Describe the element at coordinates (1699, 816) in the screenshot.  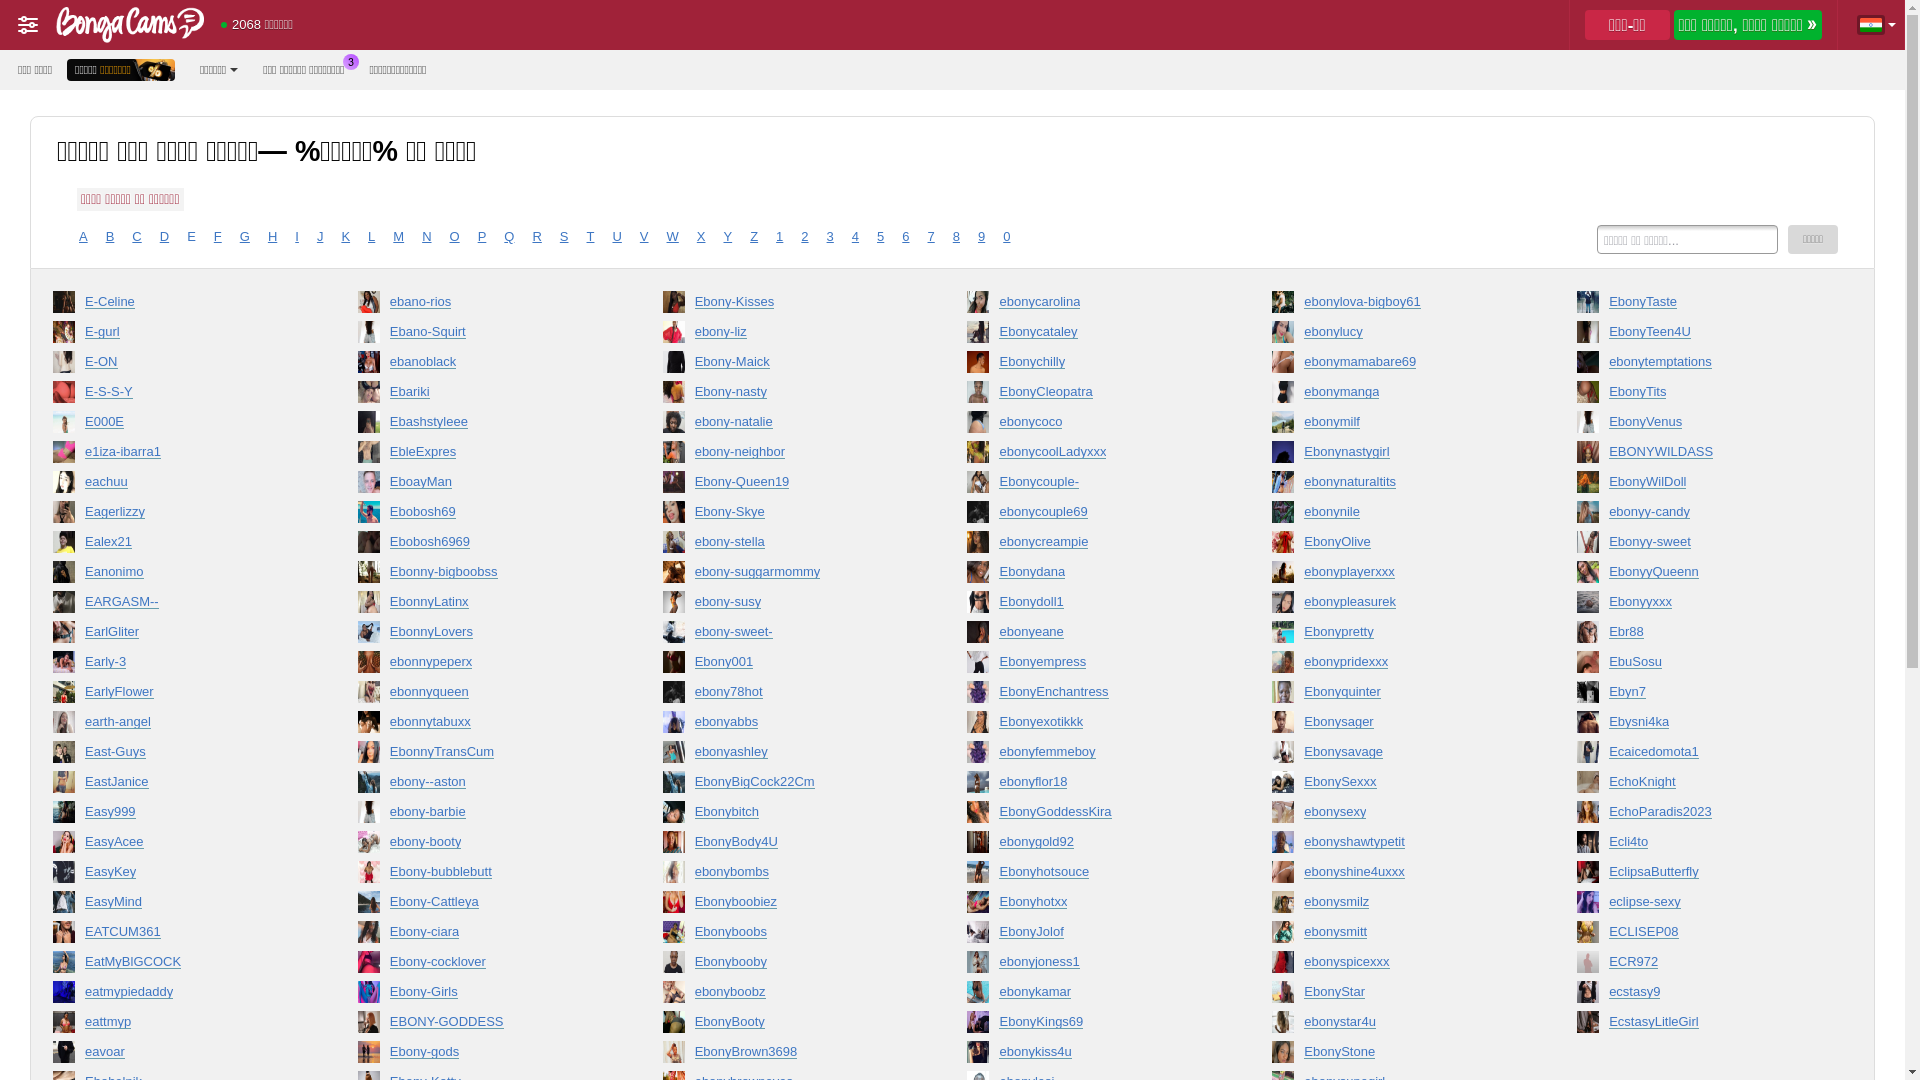
I see `'EchoParadis2023'` at that location.